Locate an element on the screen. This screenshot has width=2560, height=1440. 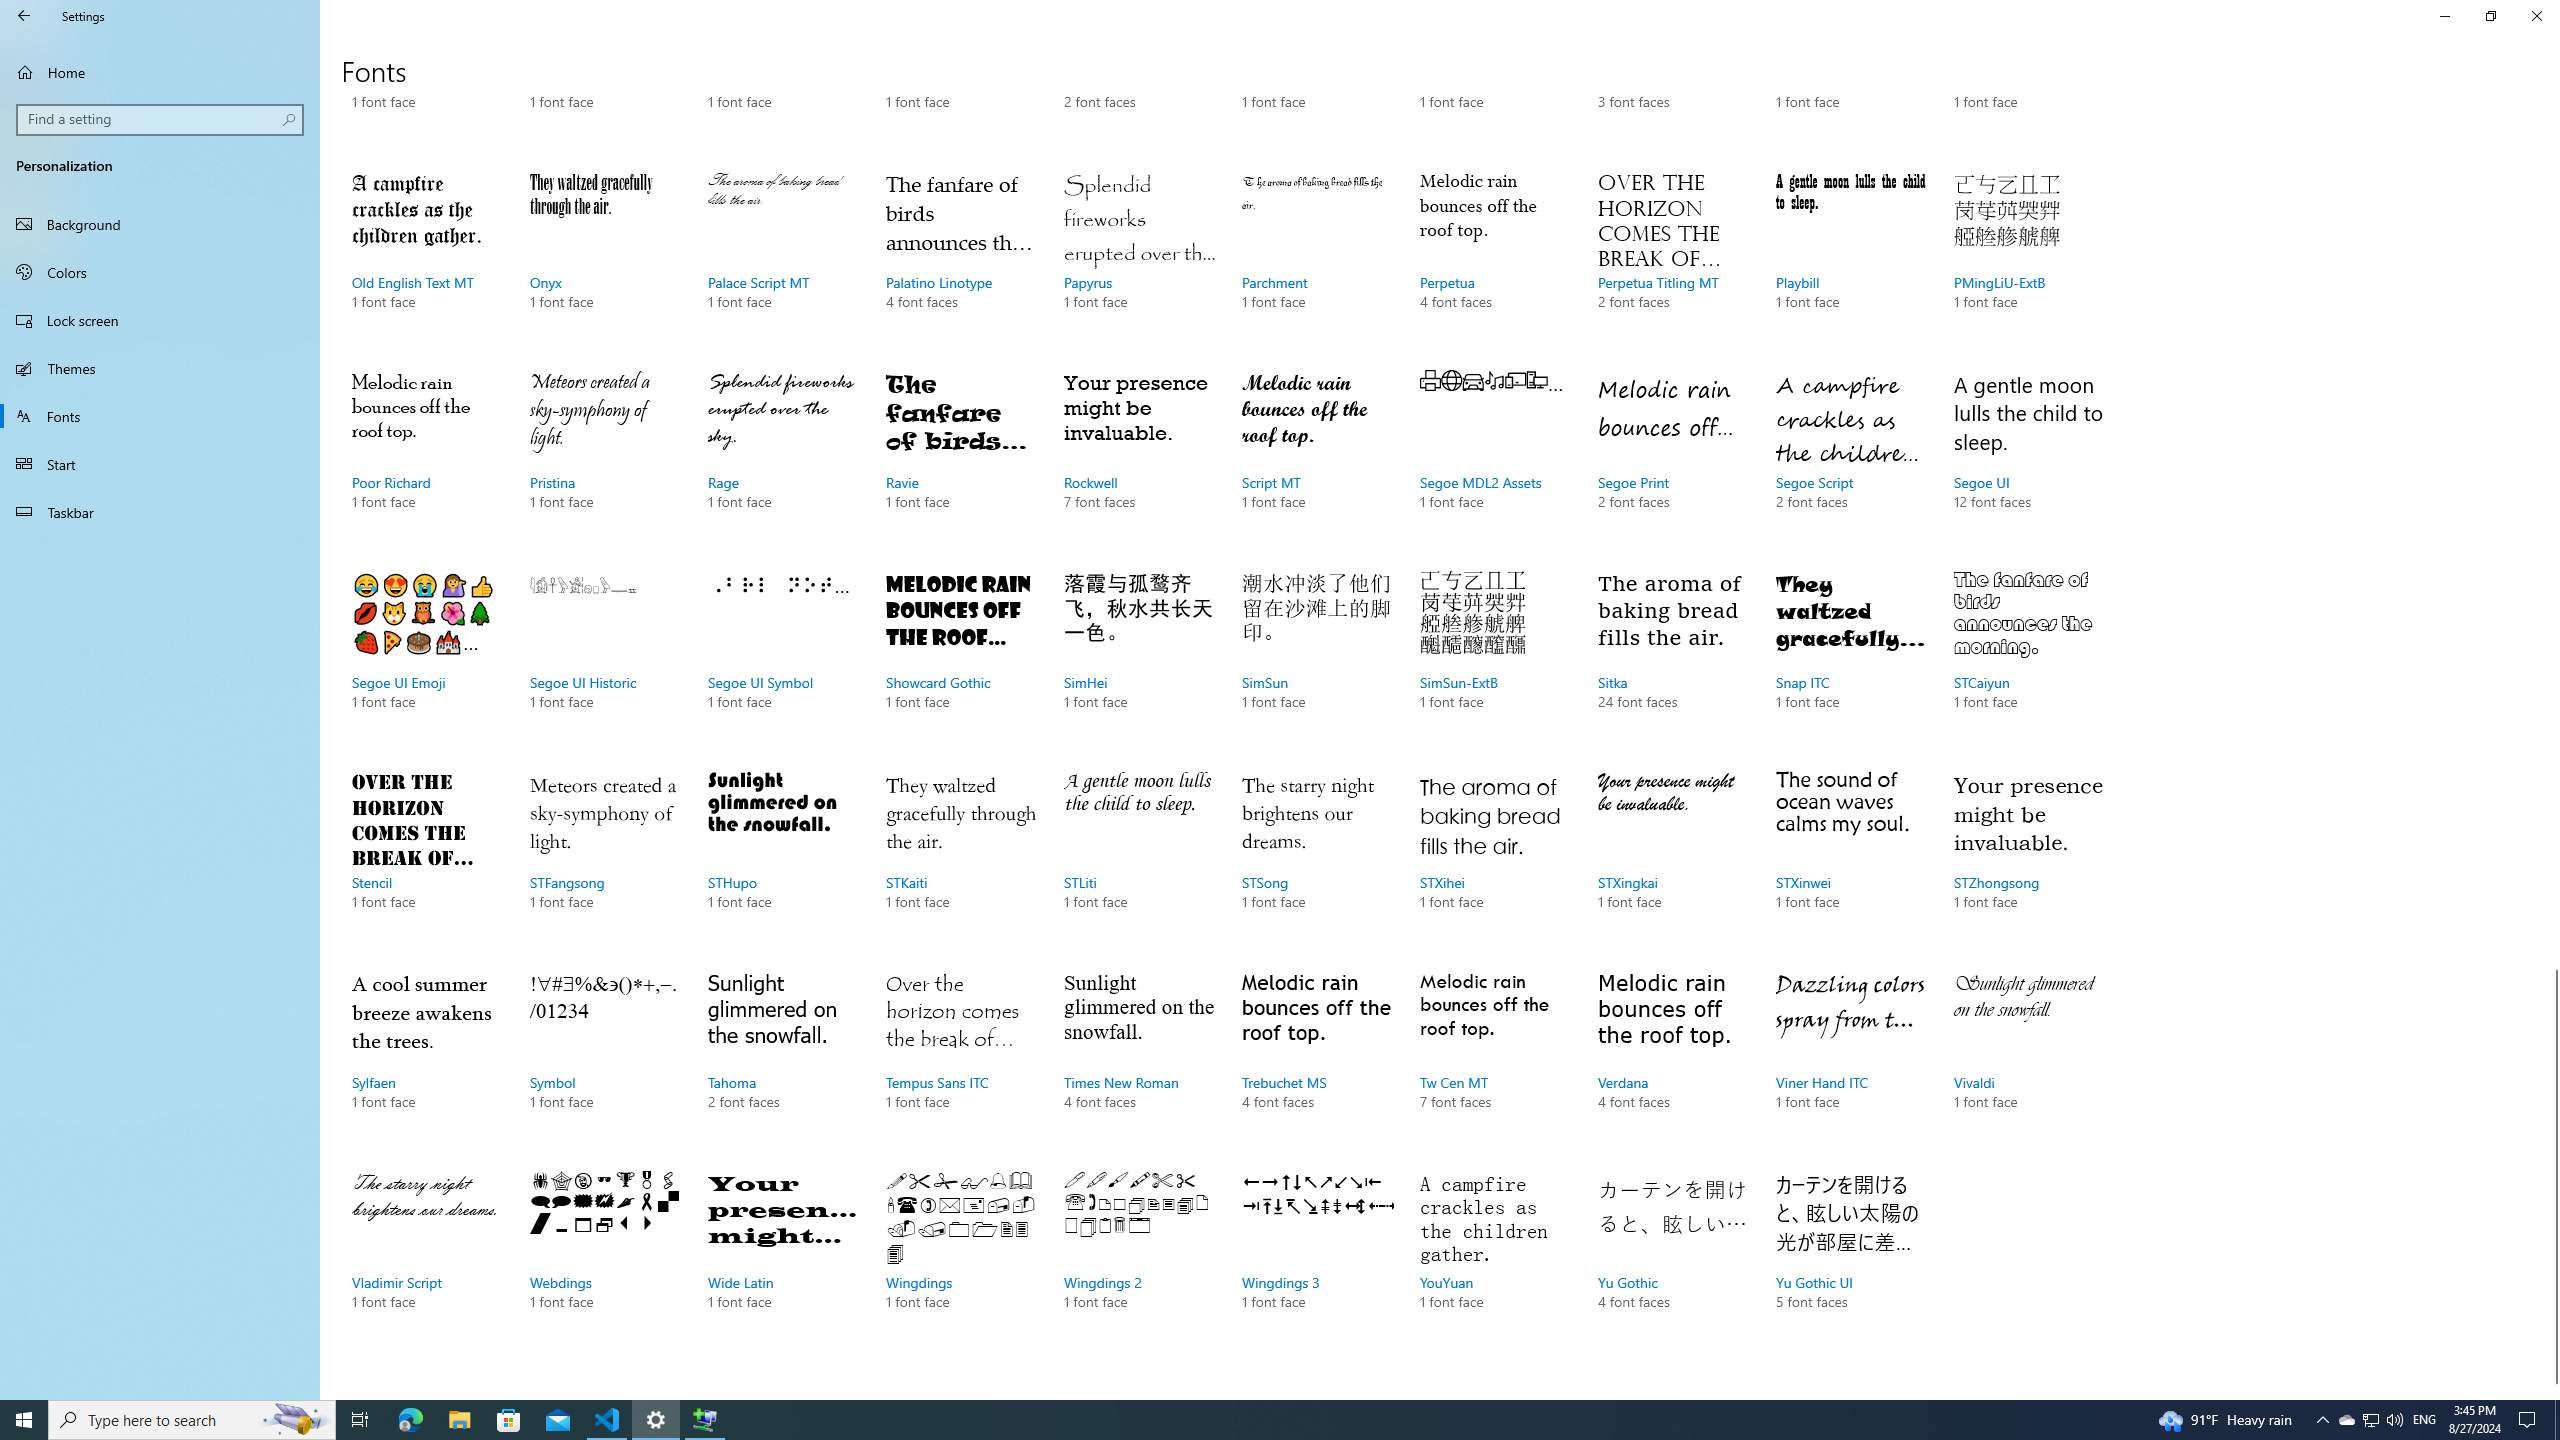
'Vivaldi, 1 font face' is located at coordinates (2027, 1060).